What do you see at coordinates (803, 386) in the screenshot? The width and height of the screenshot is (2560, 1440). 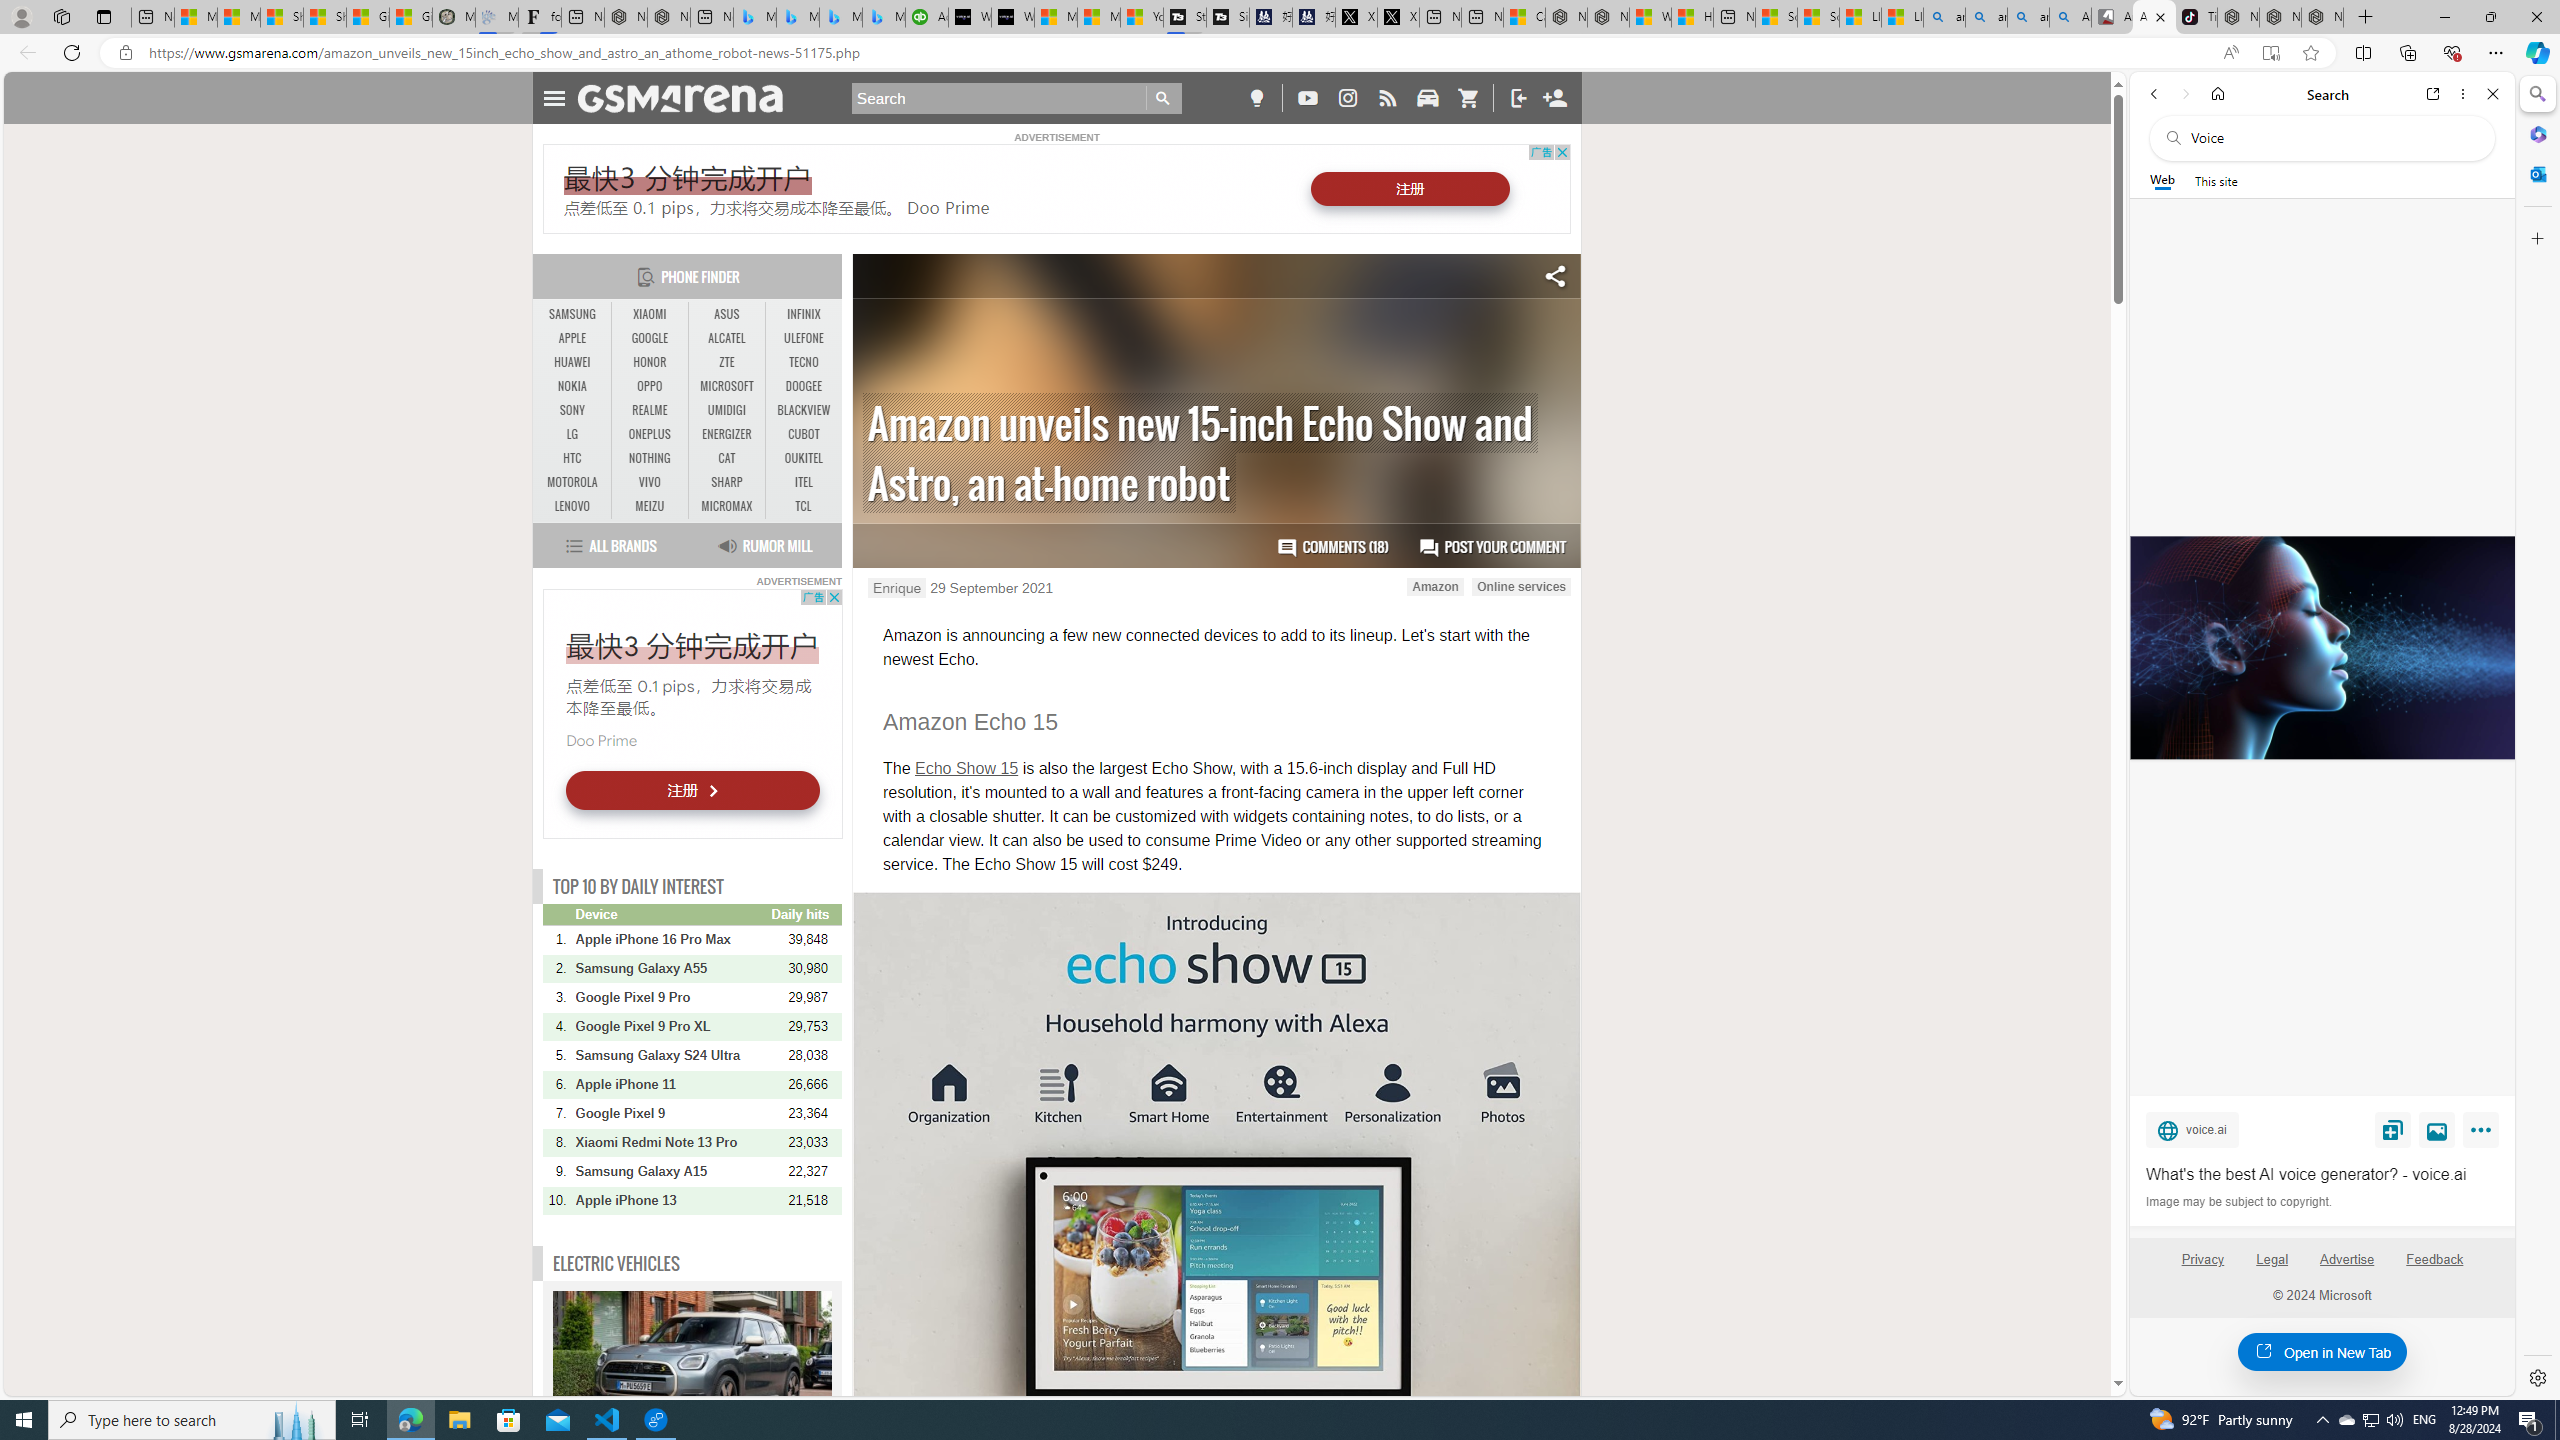 I see `'DOOGEE'` at bounding box center [803, 386].